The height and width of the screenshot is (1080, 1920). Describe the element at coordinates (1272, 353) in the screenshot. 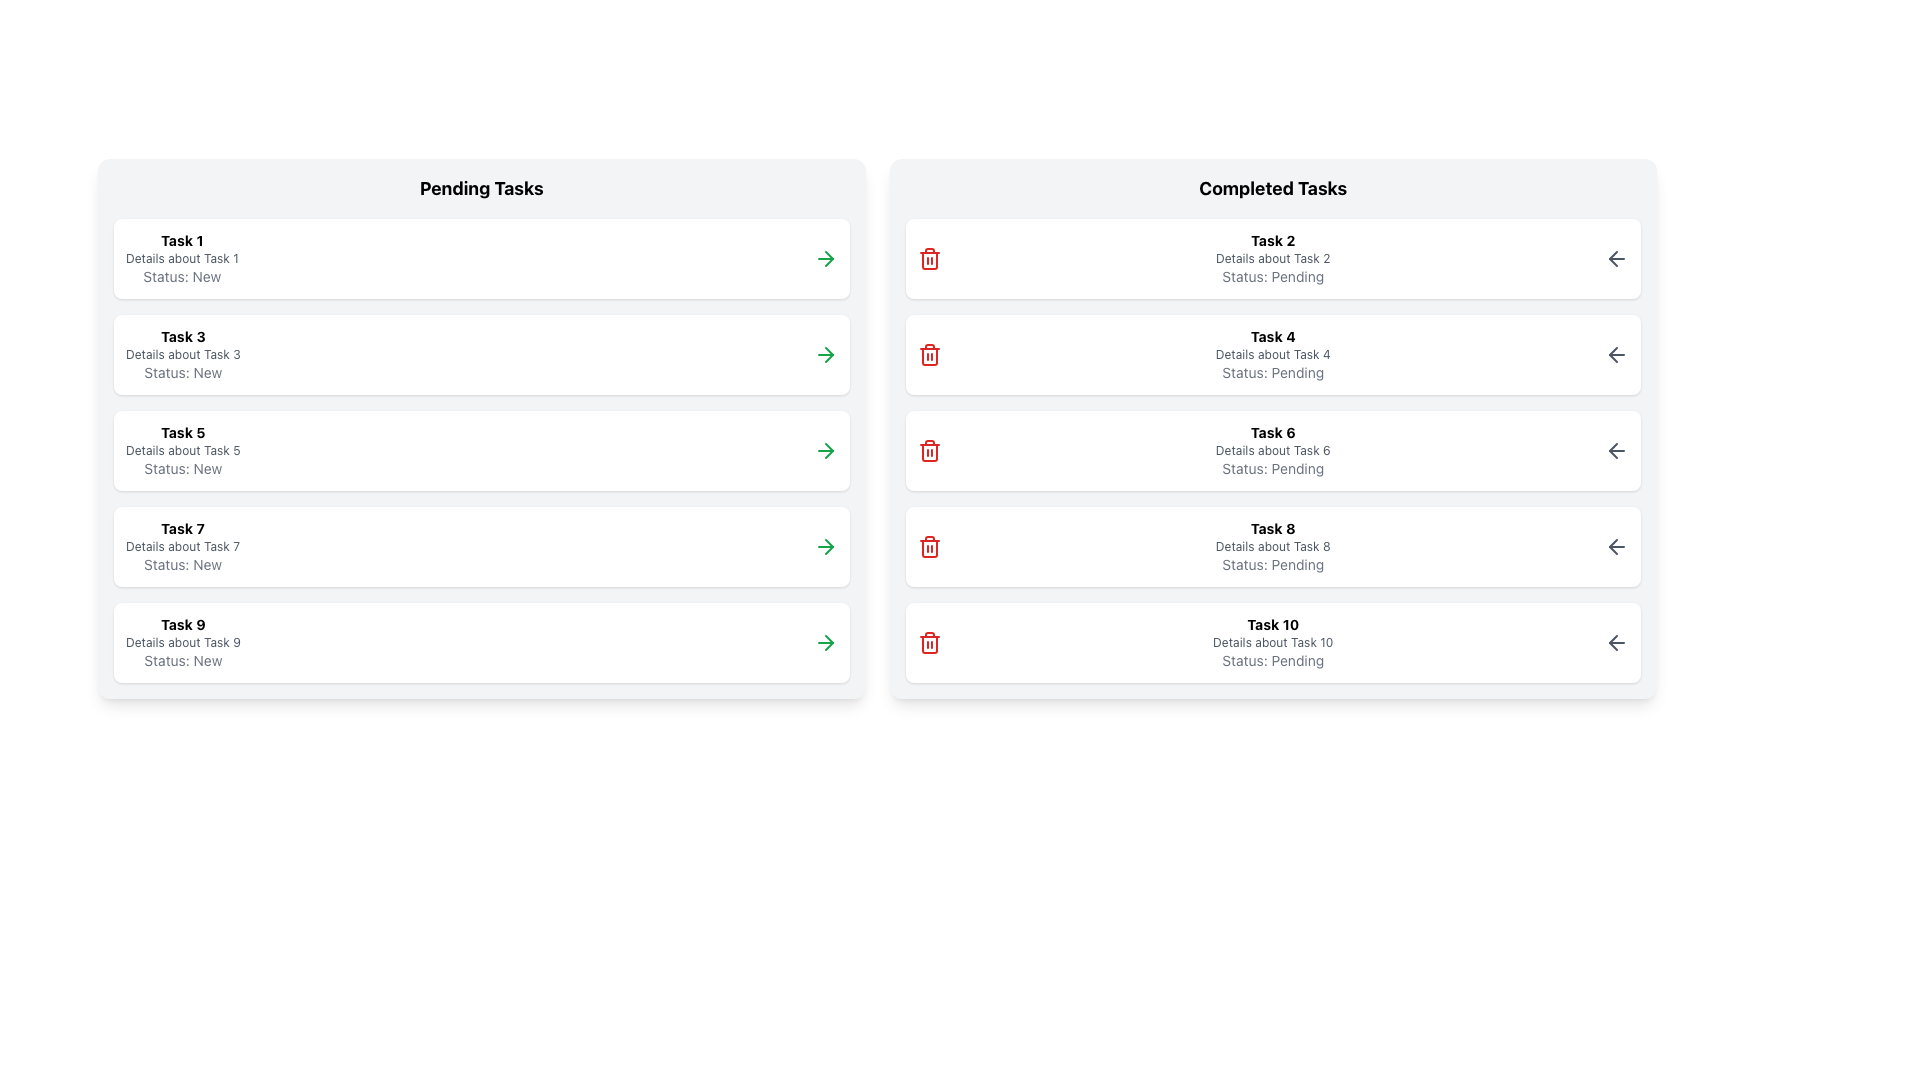

I see `the informational text label displaying additional details about 'Task 4' located in the 'Completed Tasks' column, specifically the second card in the list` at that location.